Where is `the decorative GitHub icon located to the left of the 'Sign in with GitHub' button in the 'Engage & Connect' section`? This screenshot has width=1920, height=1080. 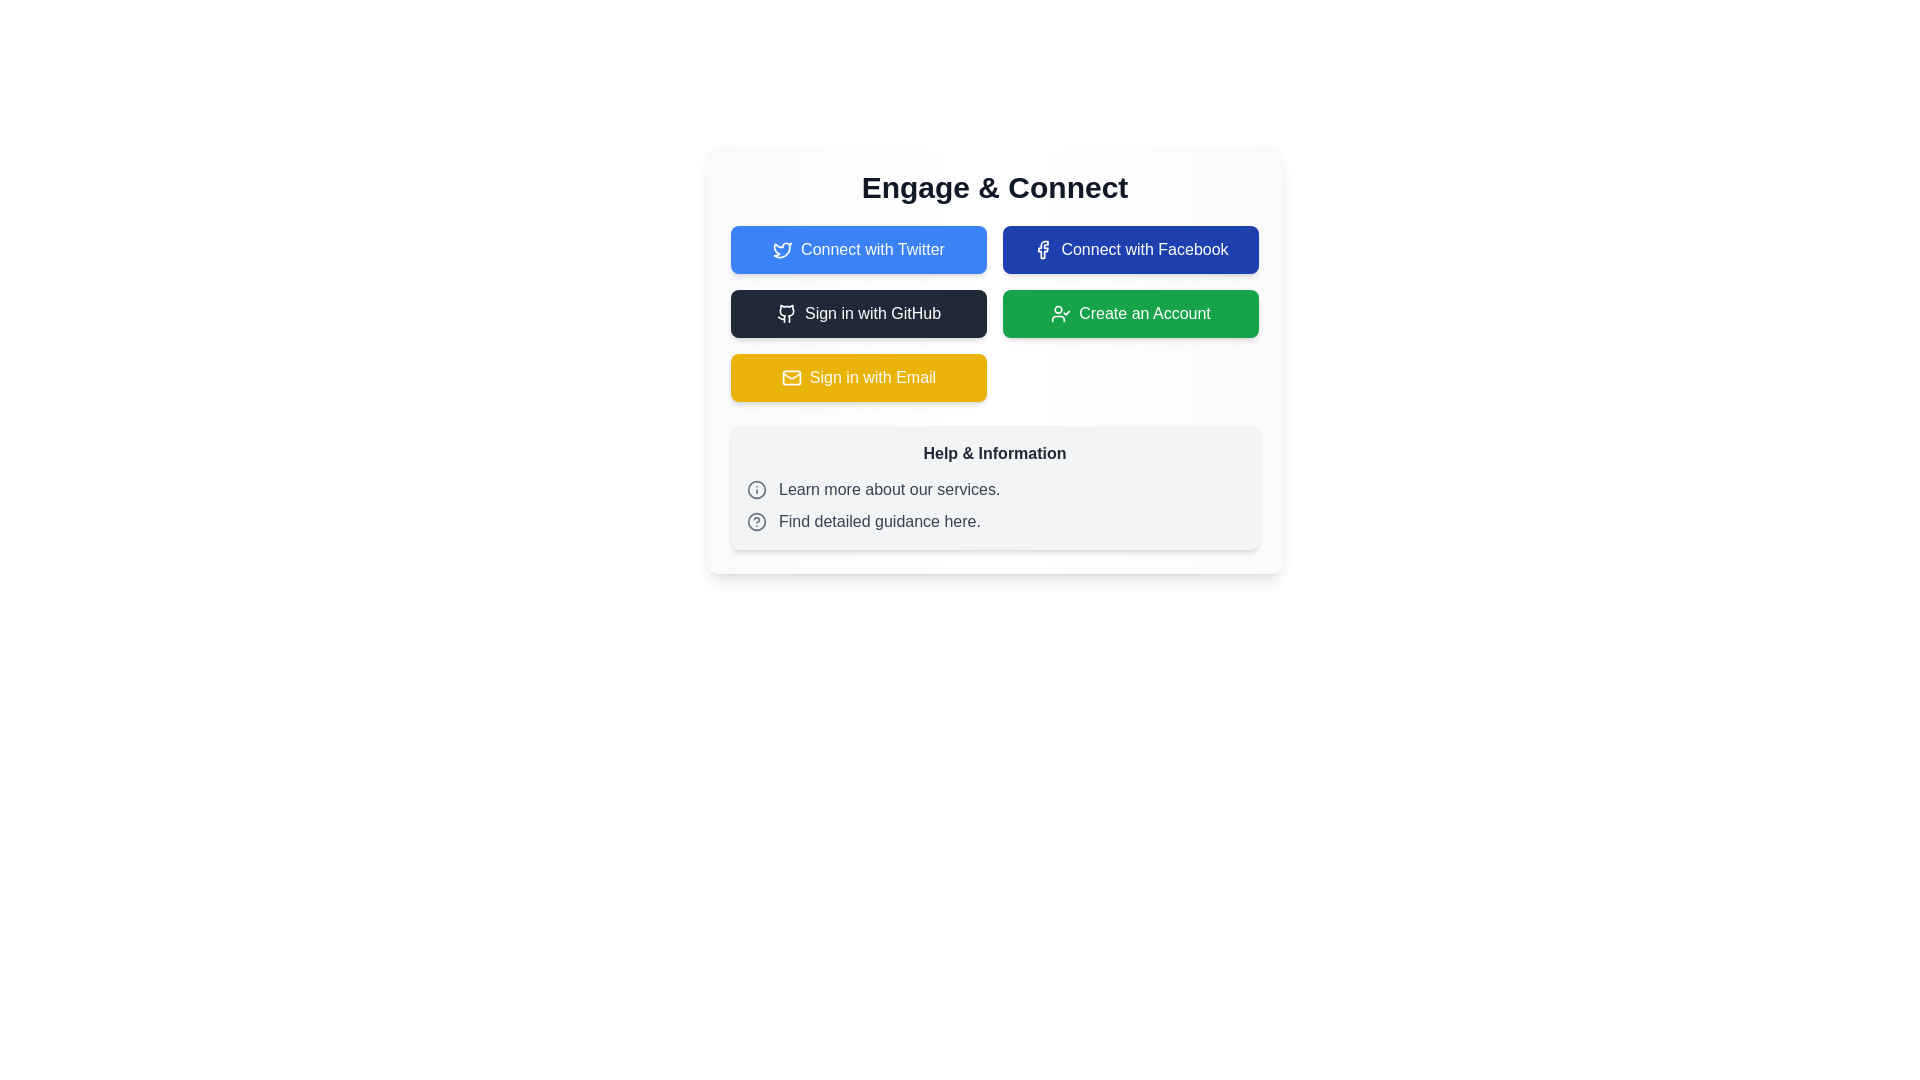 the decorative GitHub icon located to the left of the 'Sign in with GitHub' button in the 'Engage & Connect' section is located at coordinates (786, 313).